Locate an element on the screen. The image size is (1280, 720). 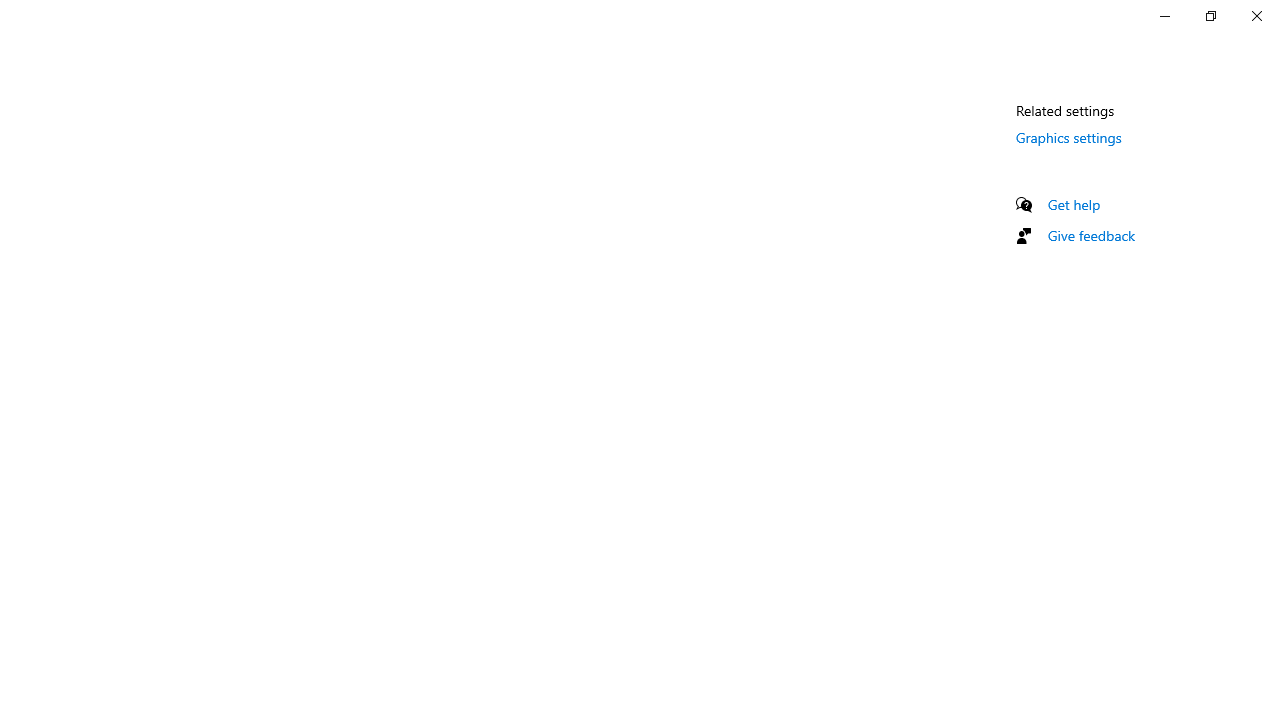
'Give feedback' is located at coordinates (1090, 234).